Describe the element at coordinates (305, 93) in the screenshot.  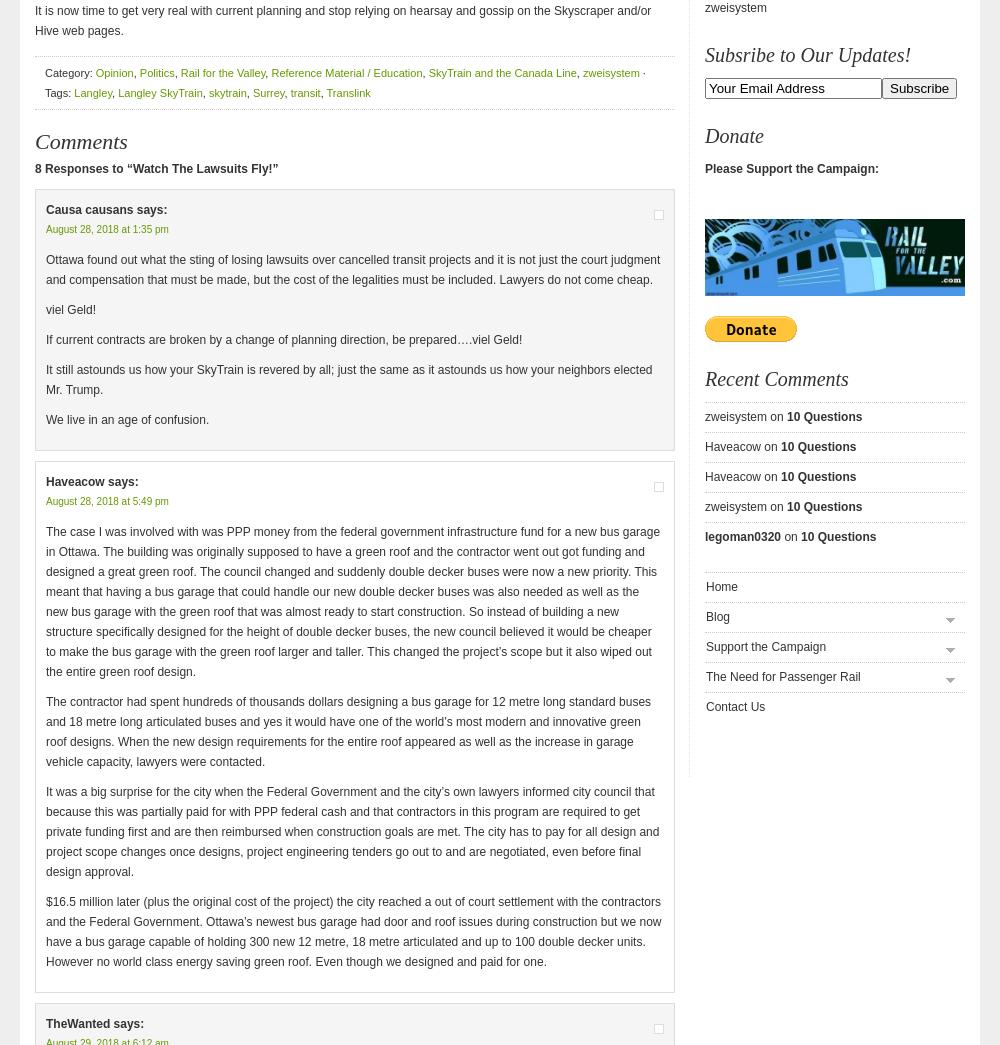
I see `'transit'` at that location.